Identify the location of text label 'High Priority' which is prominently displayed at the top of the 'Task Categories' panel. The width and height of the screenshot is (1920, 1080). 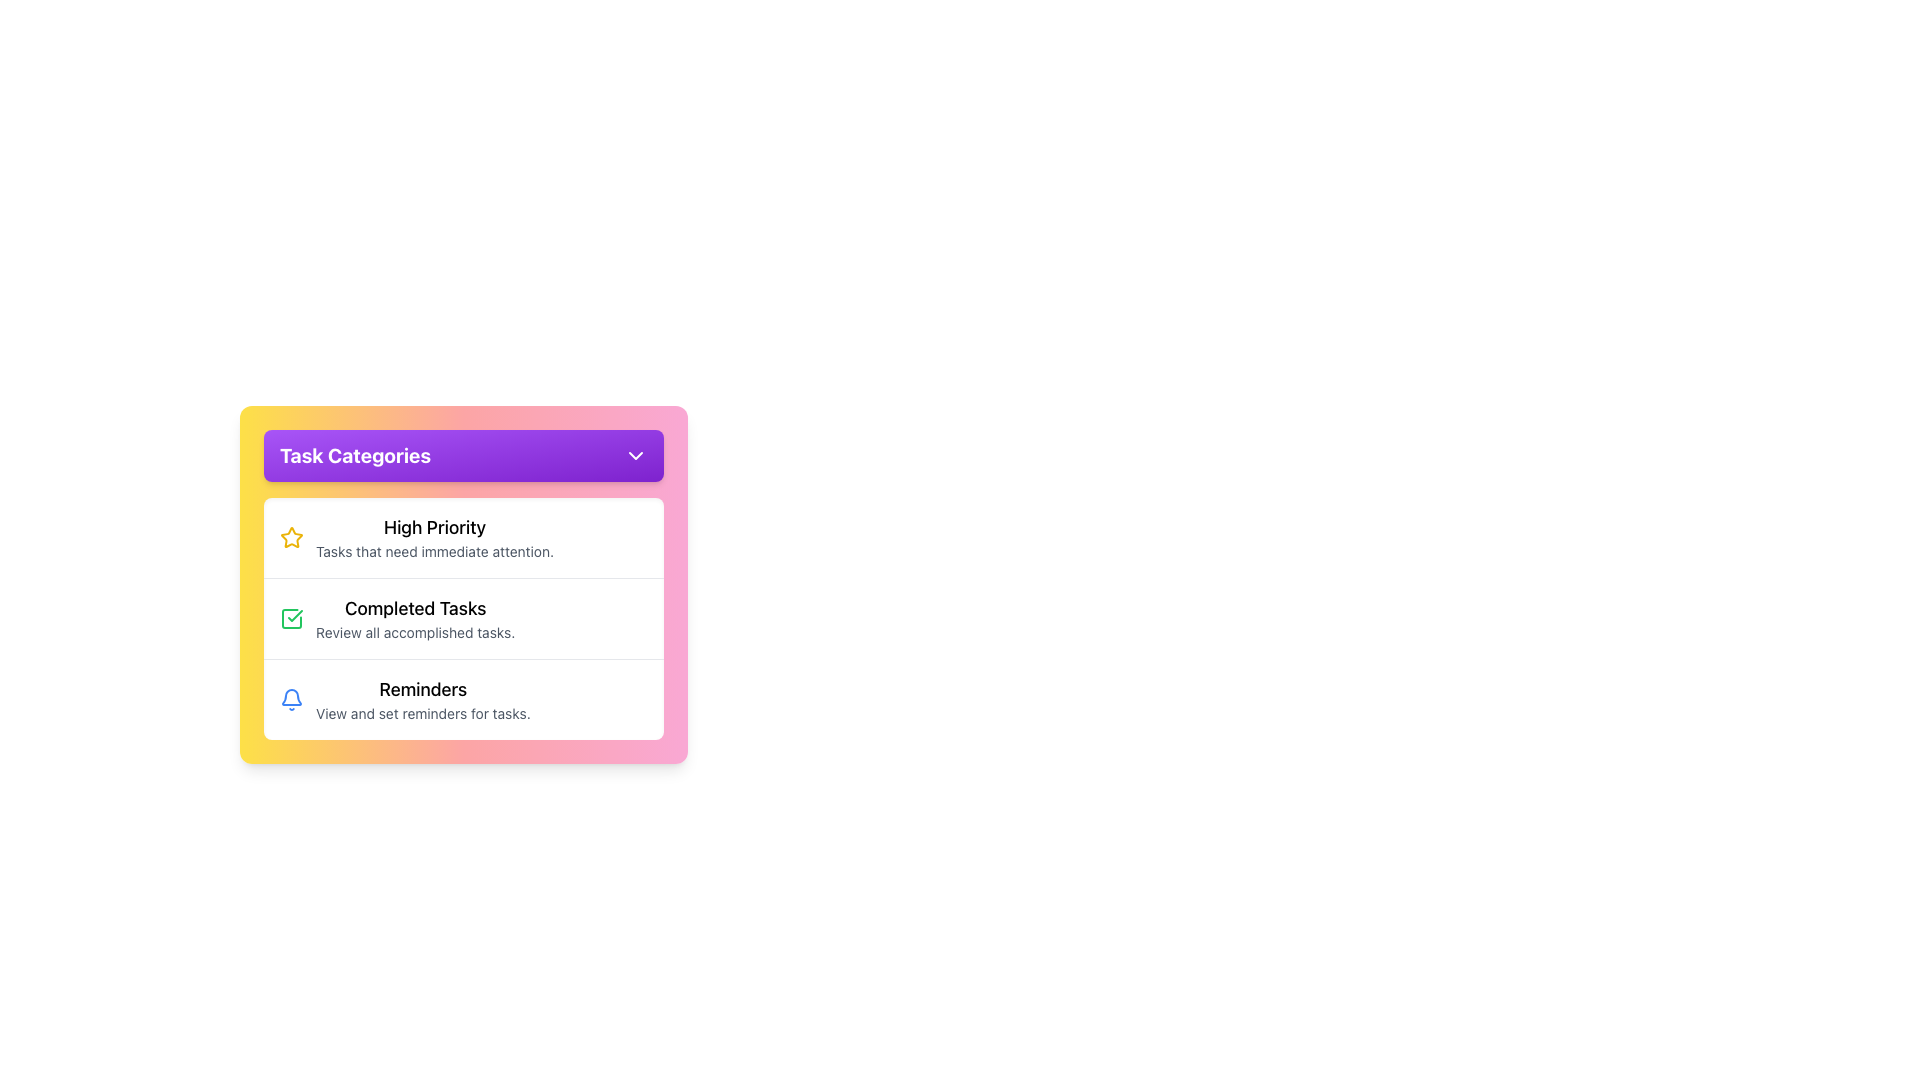
(434, 527).